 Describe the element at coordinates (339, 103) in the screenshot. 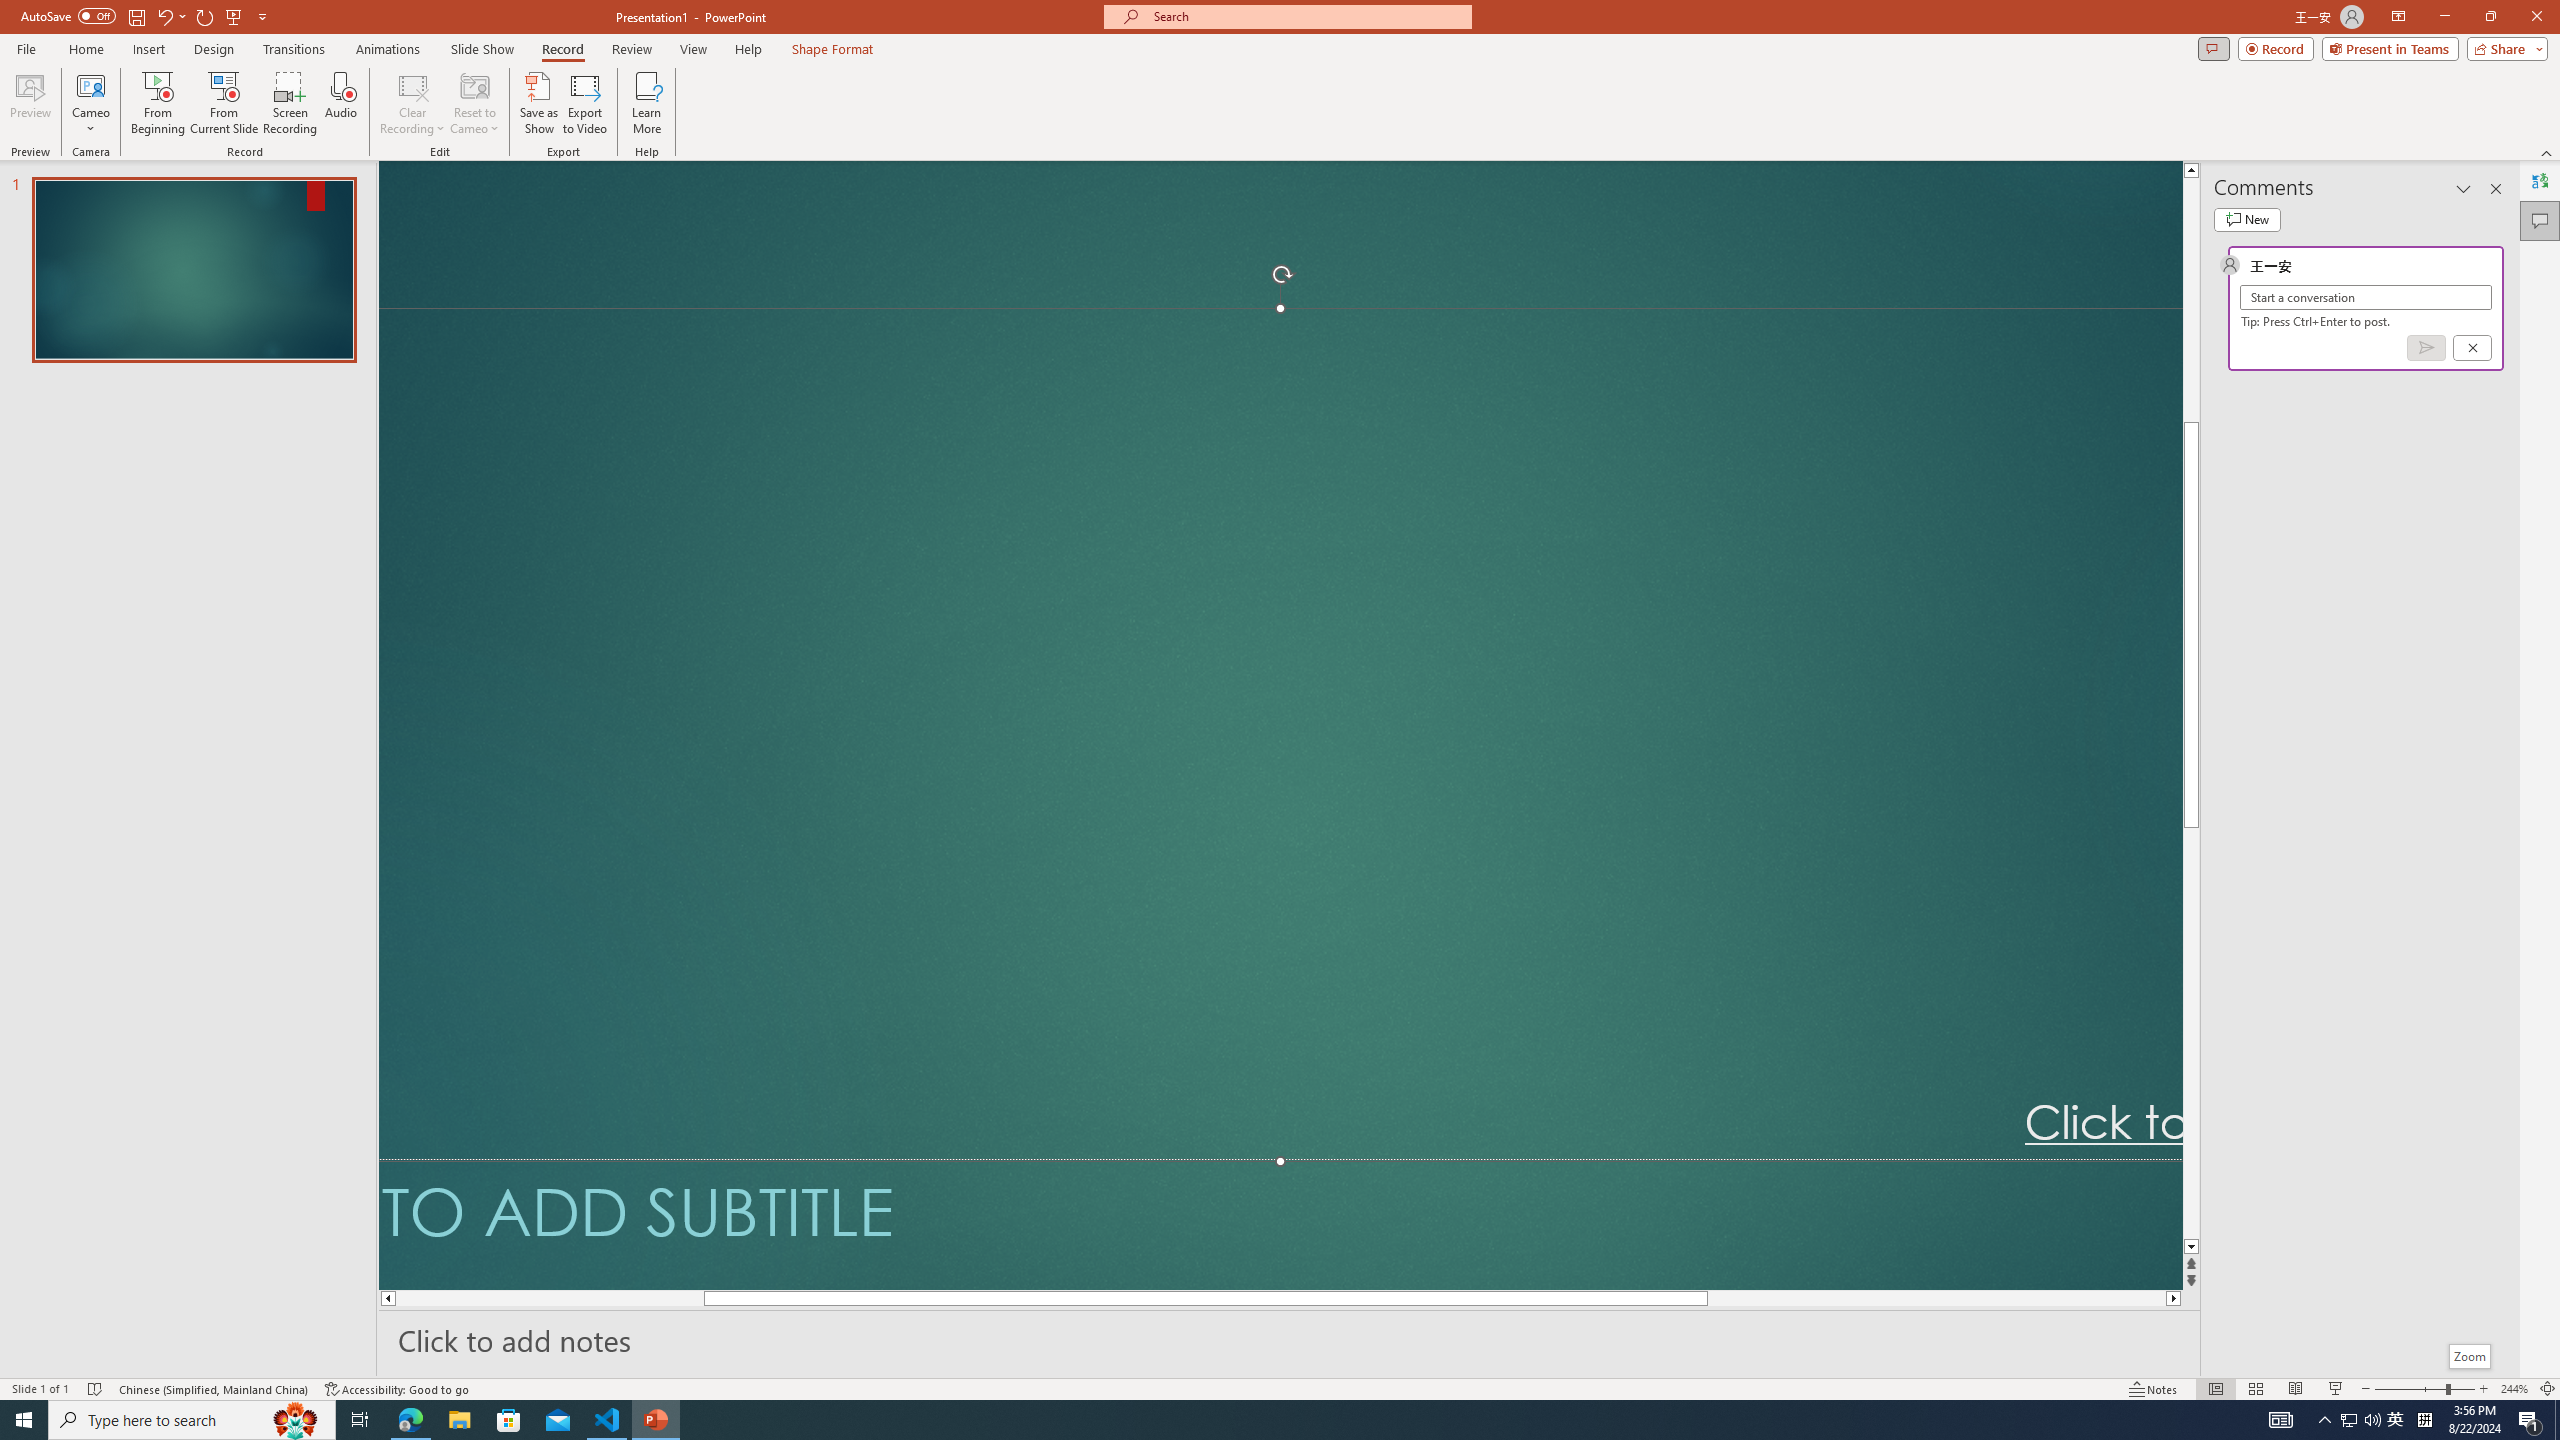

I see `'Audio'` at that location.